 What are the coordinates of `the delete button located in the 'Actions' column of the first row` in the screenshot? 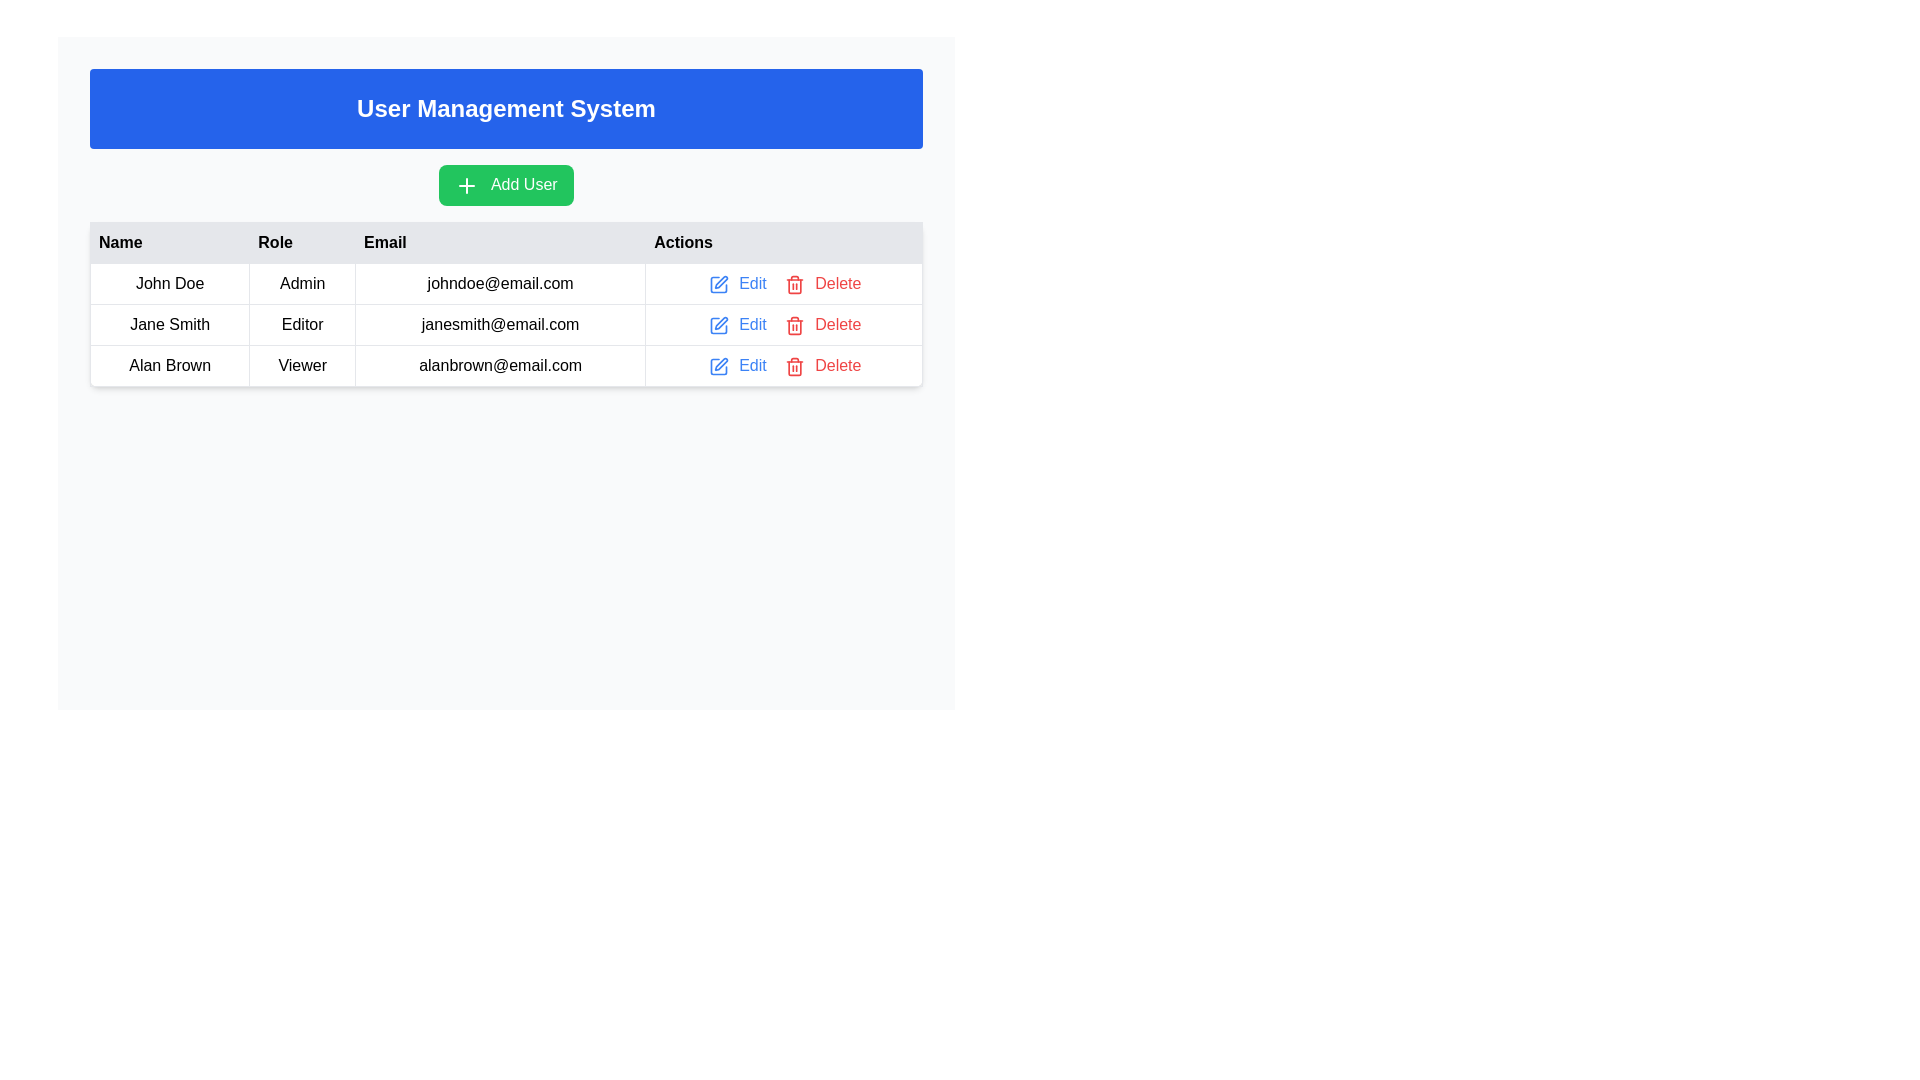 It's located at (822, 283).